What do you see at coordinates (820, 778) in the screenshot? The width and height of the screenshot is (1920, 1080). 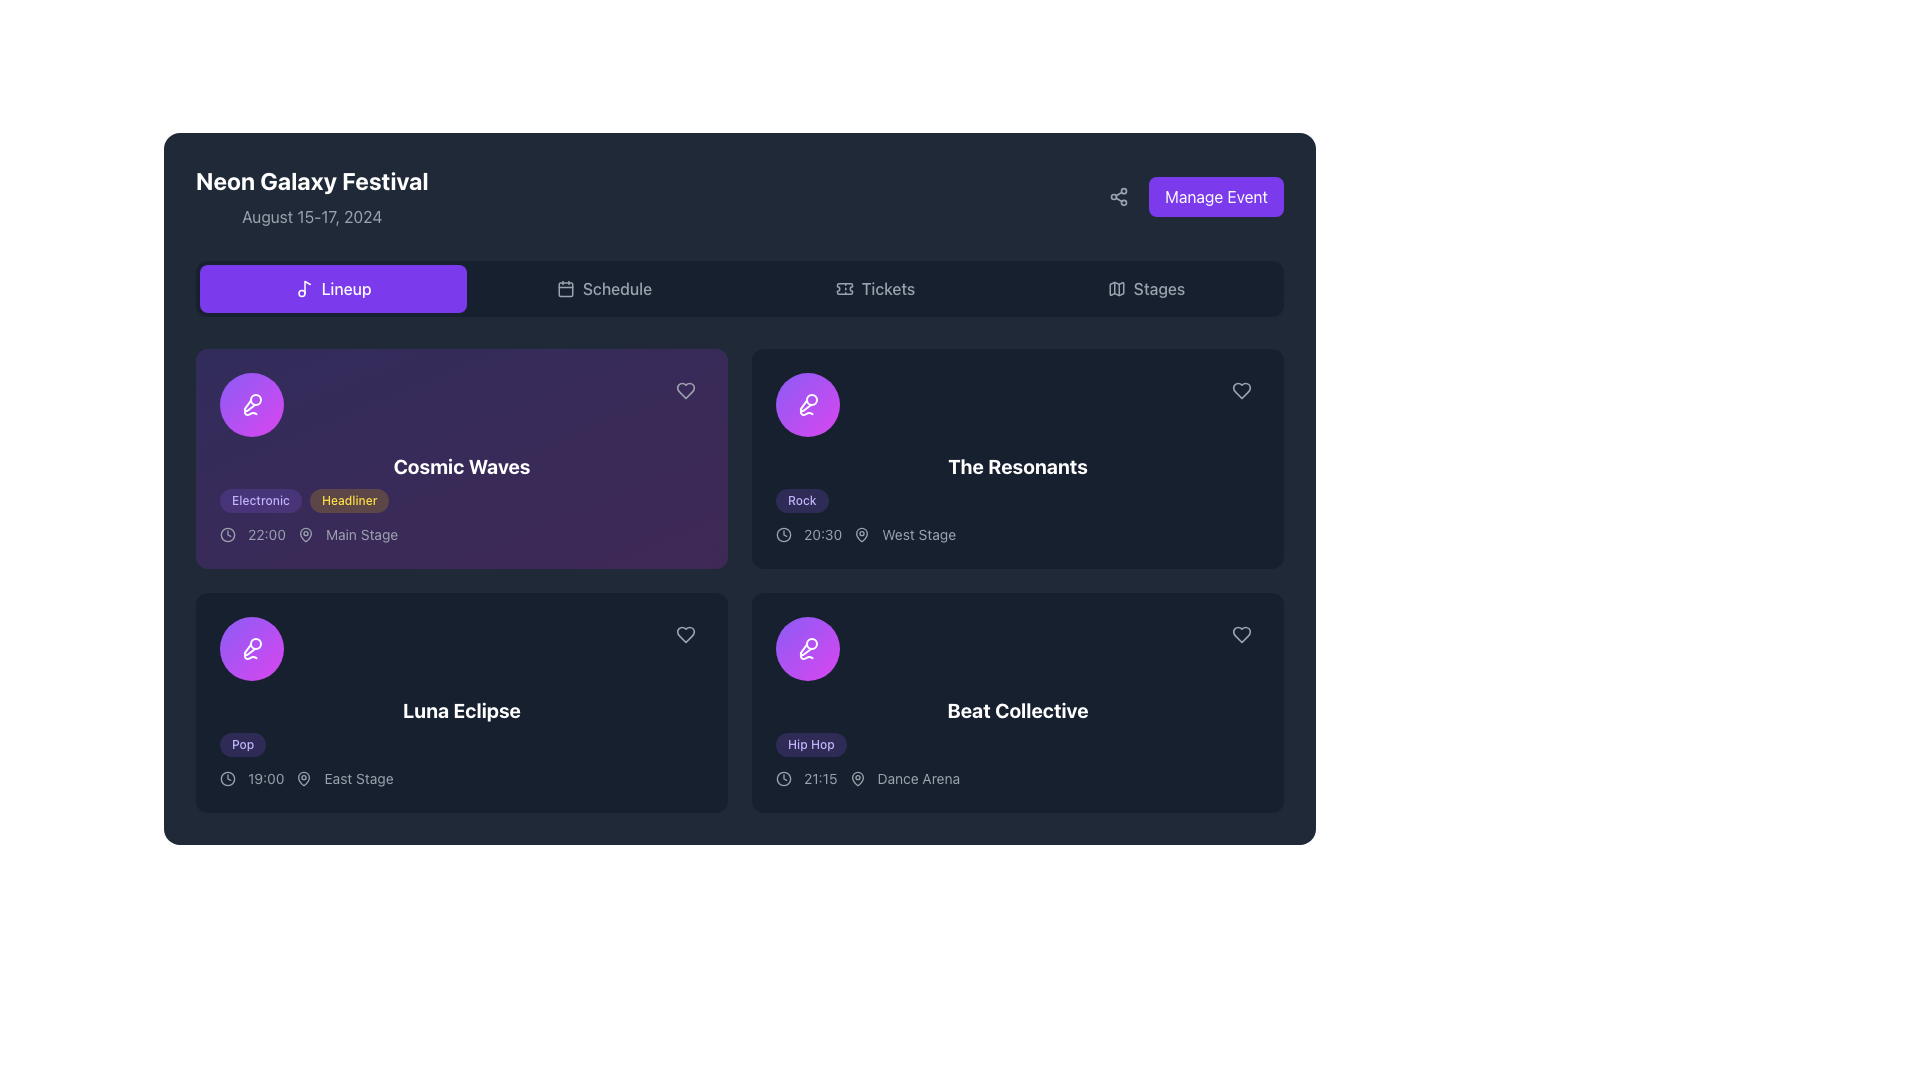 I see `the static text label that displays the scheduled time '21:15', located on the right side of the bottom-right section labeled 'Beat Collective', positioned to the right of a clock icon and before the 'Dance Arena' text` at bounding box center [820, 778].